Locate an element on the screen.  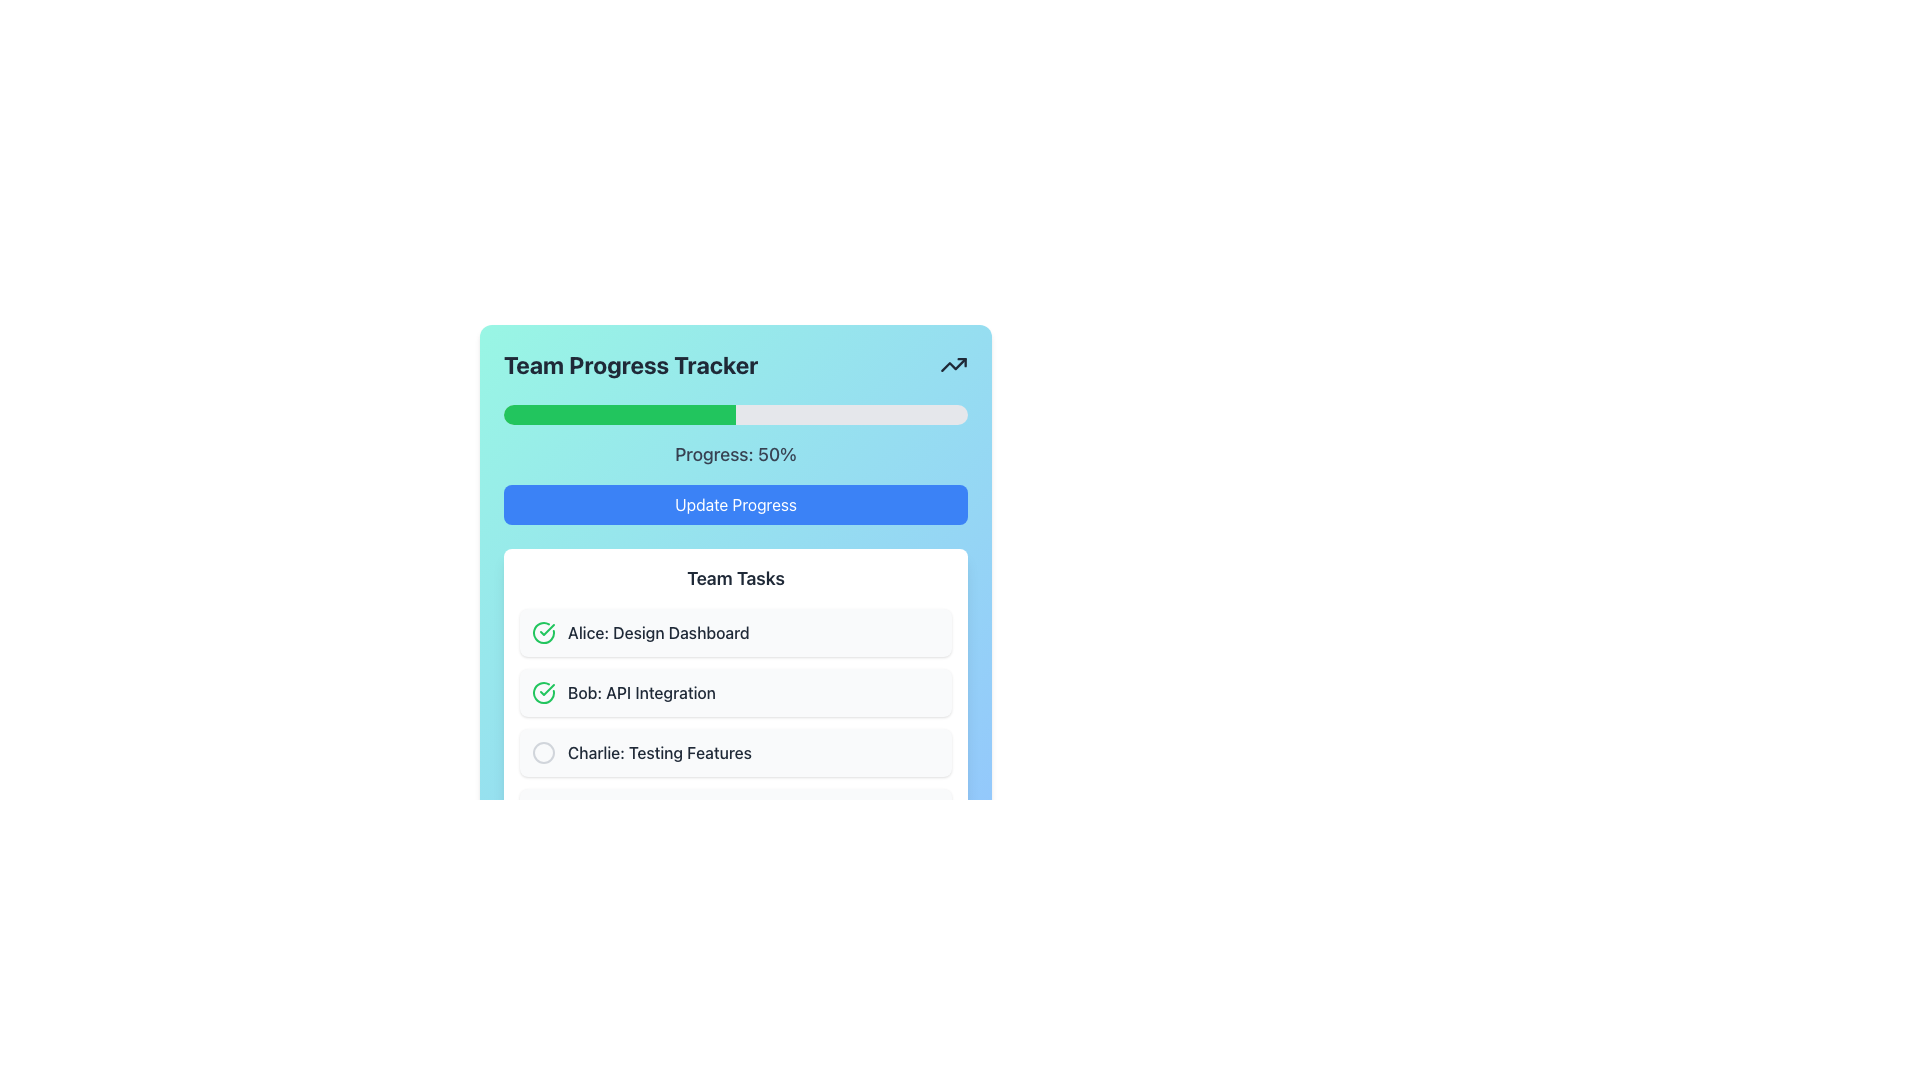
the button located below the progress bar and 'Progress: 50%' label in the 'Team Progress Tracker' card layout is located at coordinates (734, 504).